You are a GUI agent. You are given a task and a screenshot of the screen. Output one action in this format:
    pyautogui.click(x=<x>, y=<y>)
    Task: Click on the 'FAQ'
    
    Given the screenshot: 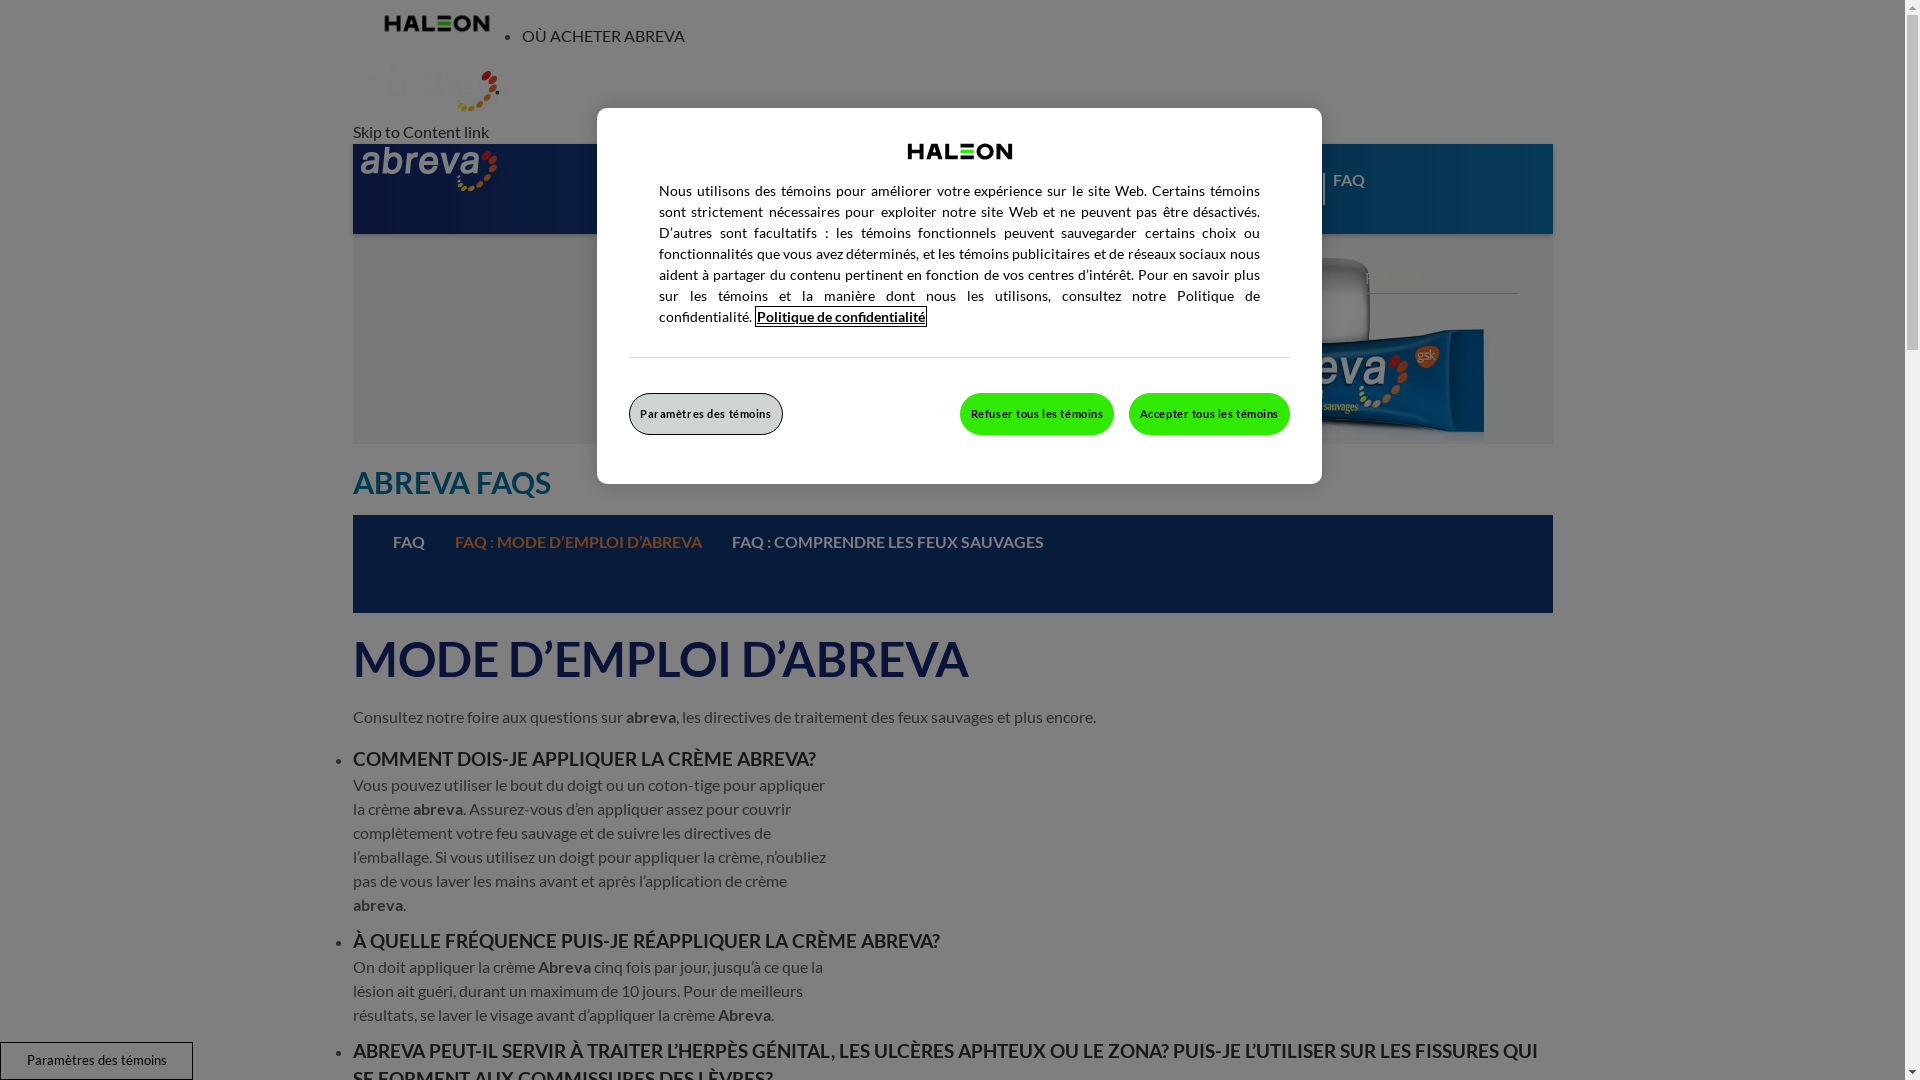 What is the action you would take?
    pyautogui.click(x=1362, y=203)
    